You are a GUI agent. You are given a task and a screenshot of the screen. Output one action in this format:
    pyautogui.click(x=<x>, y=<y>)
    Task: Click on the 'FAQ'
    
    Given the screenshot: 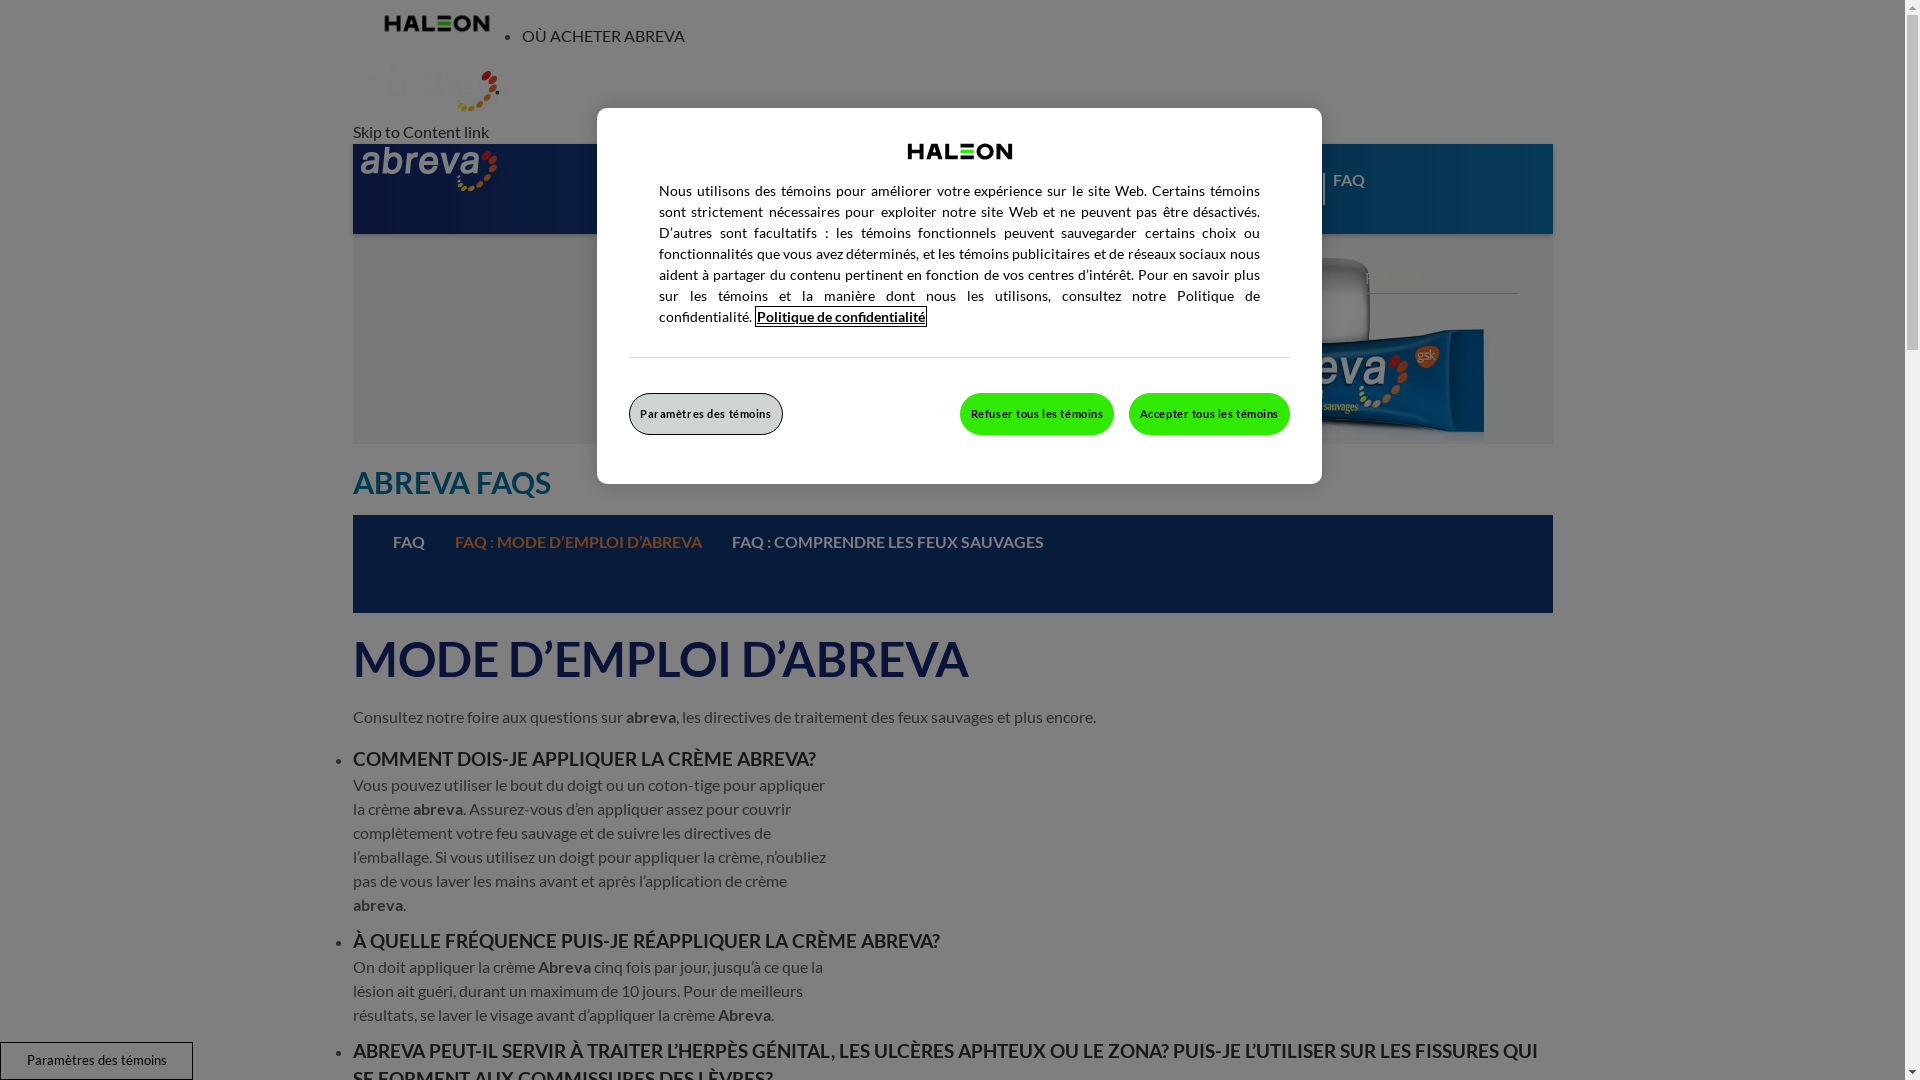 What is the action you would take?
    pyautogui.click(x=1362, y=203)
    